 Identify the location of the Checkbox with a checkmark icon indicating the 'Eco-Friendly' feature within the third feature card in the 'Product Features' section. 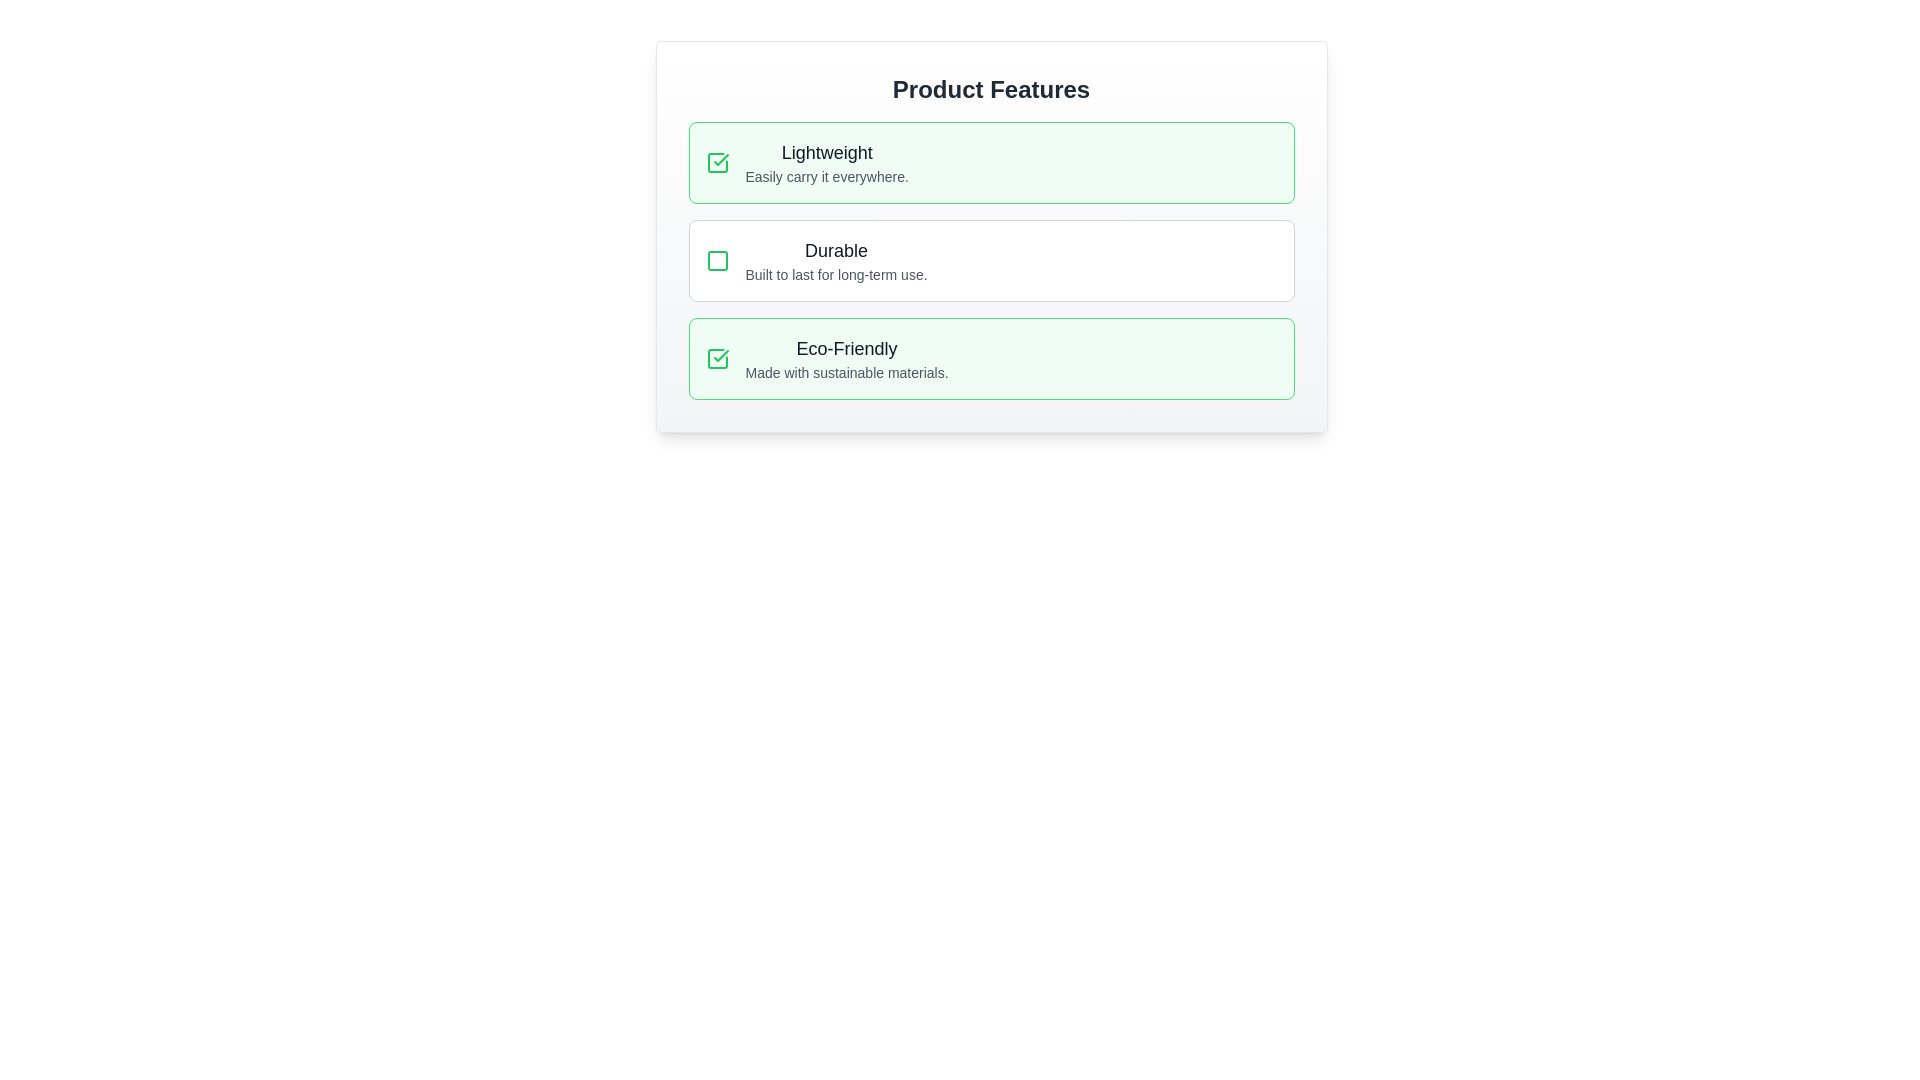
(717, 357).